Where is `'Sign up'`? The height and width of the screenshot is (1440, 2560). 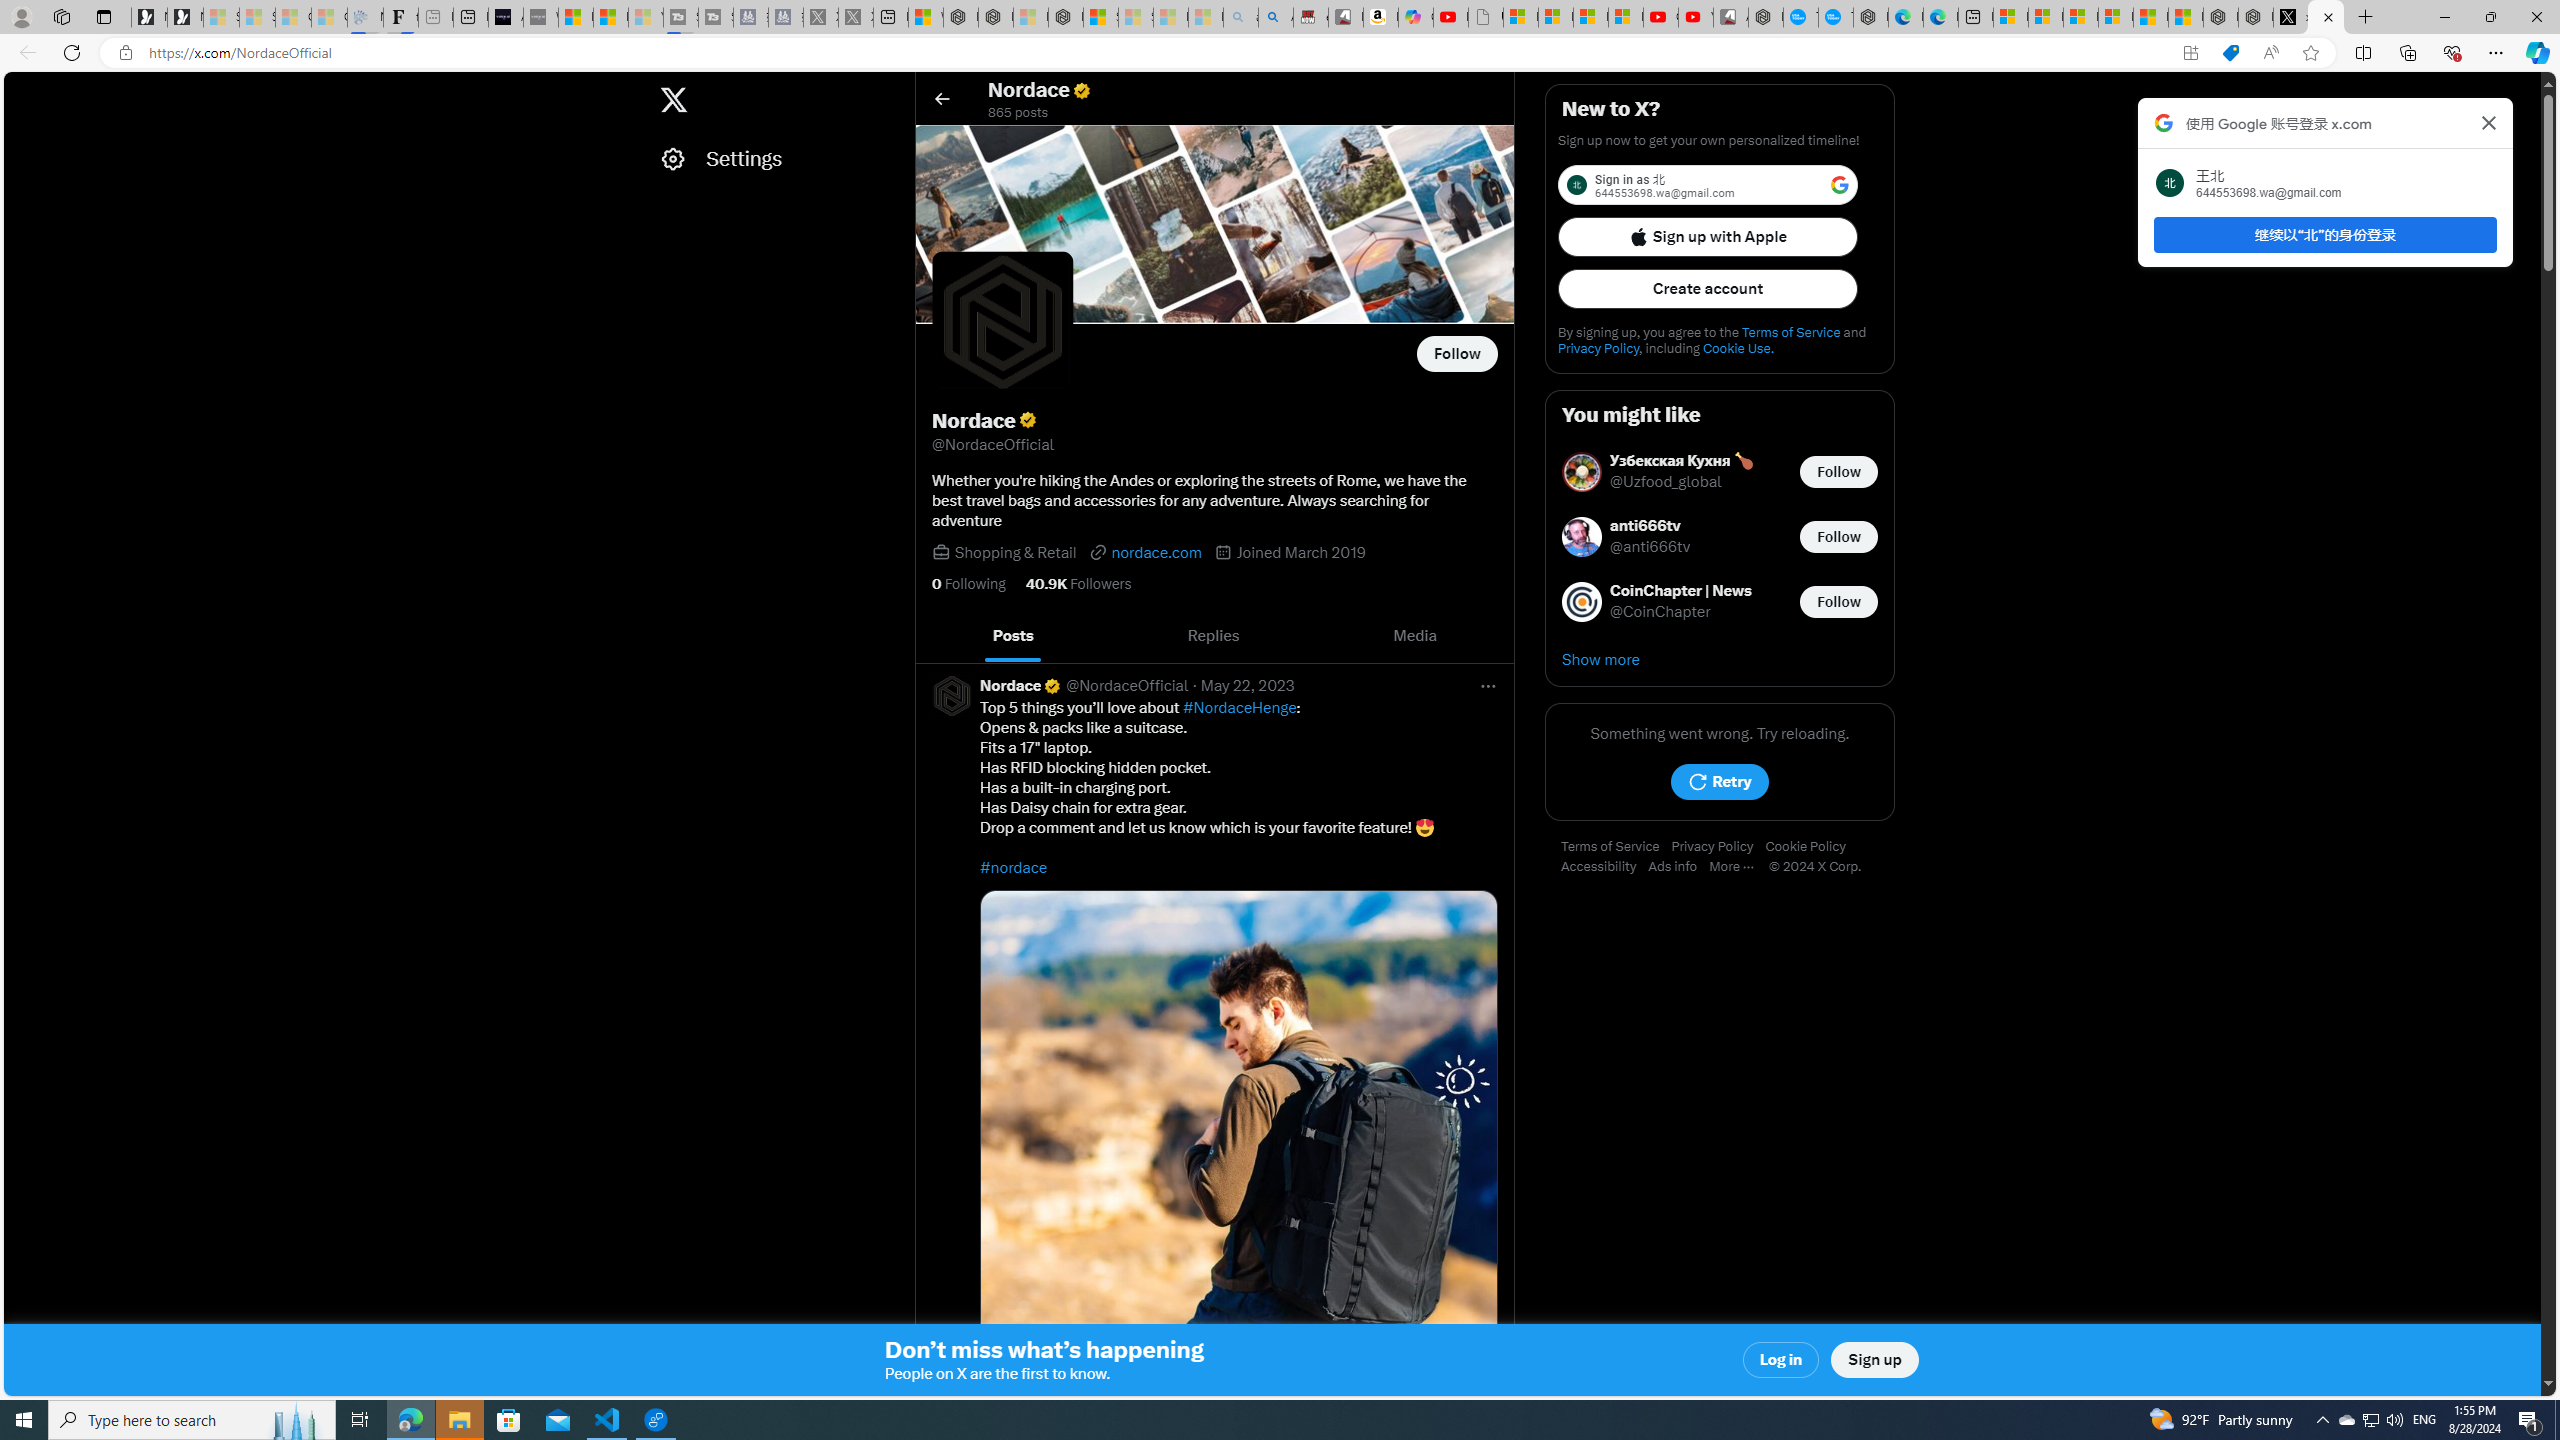
'Sign up' is located at coordinates (1875, 1359).